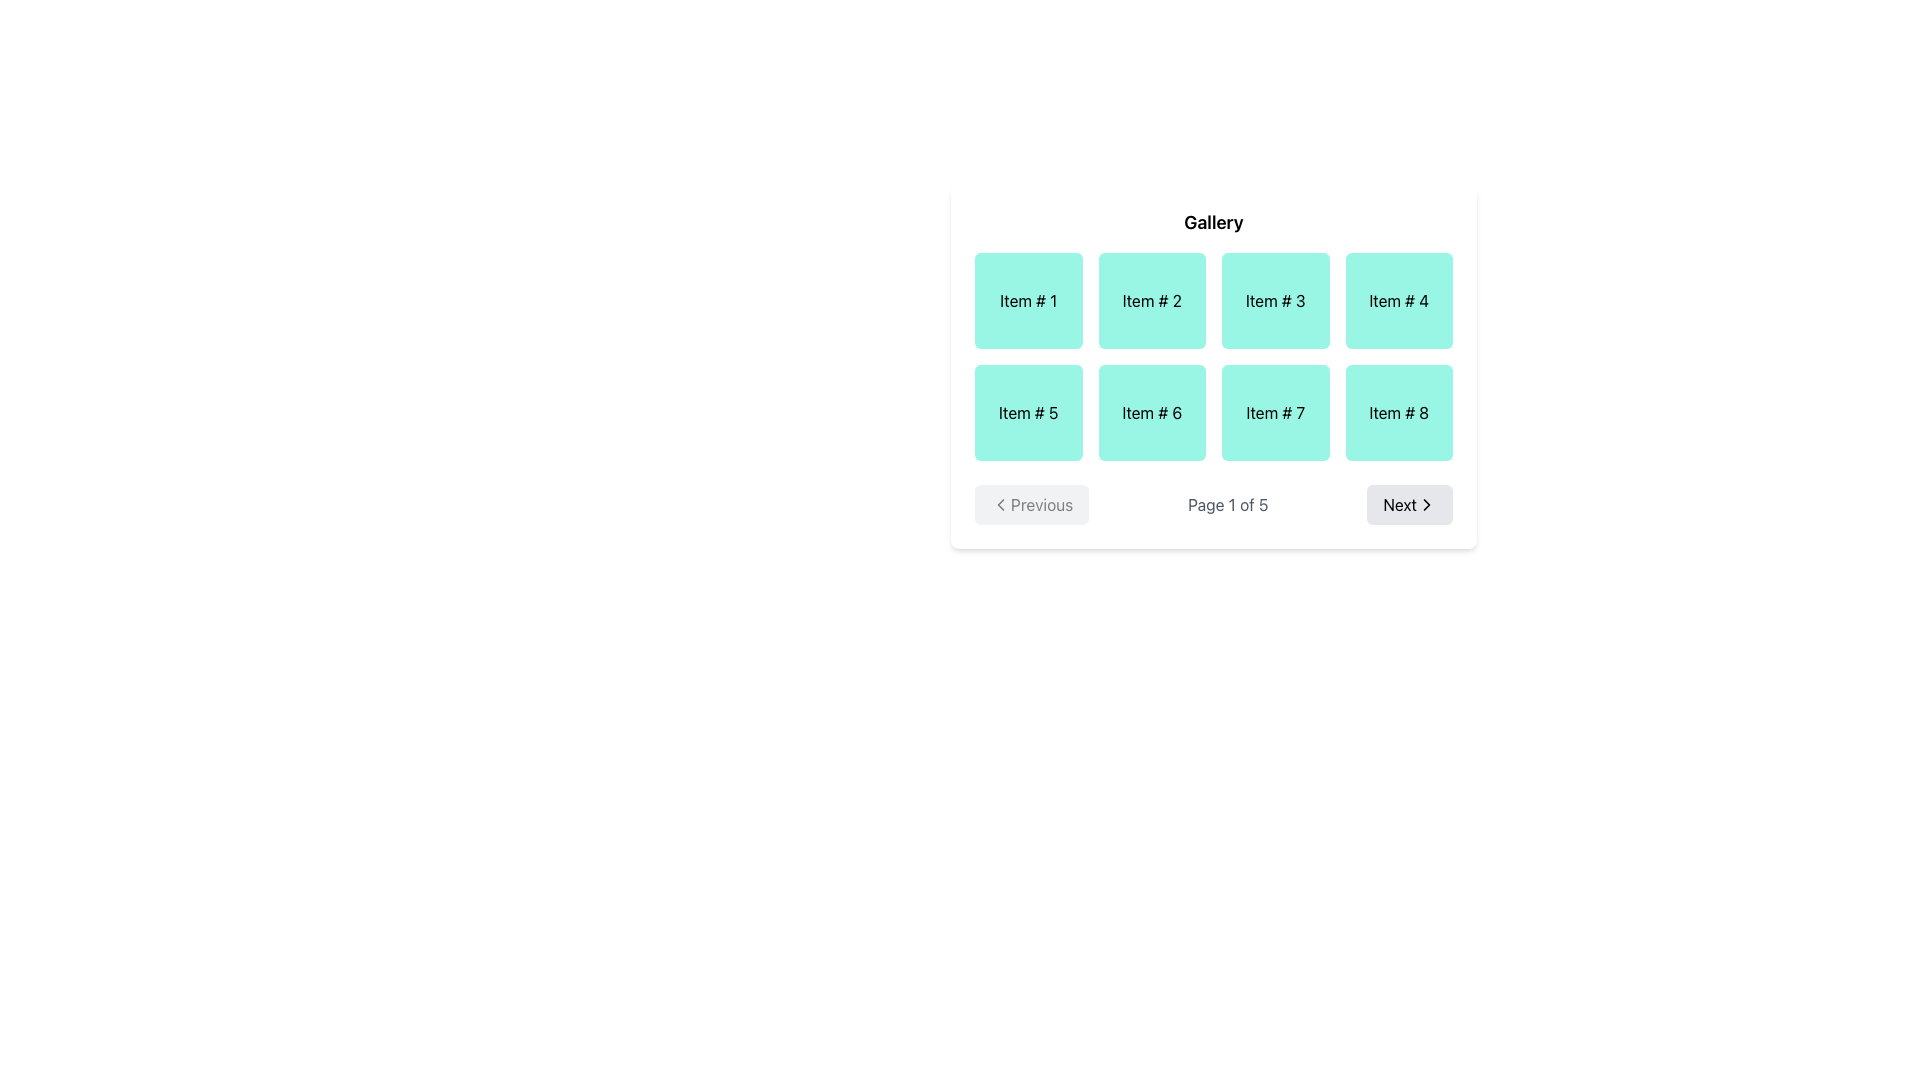  I want to click on the chevron arrow icon located within the 'Next' button of the pagination control to indicate forward navigation, so click(1425, 504).